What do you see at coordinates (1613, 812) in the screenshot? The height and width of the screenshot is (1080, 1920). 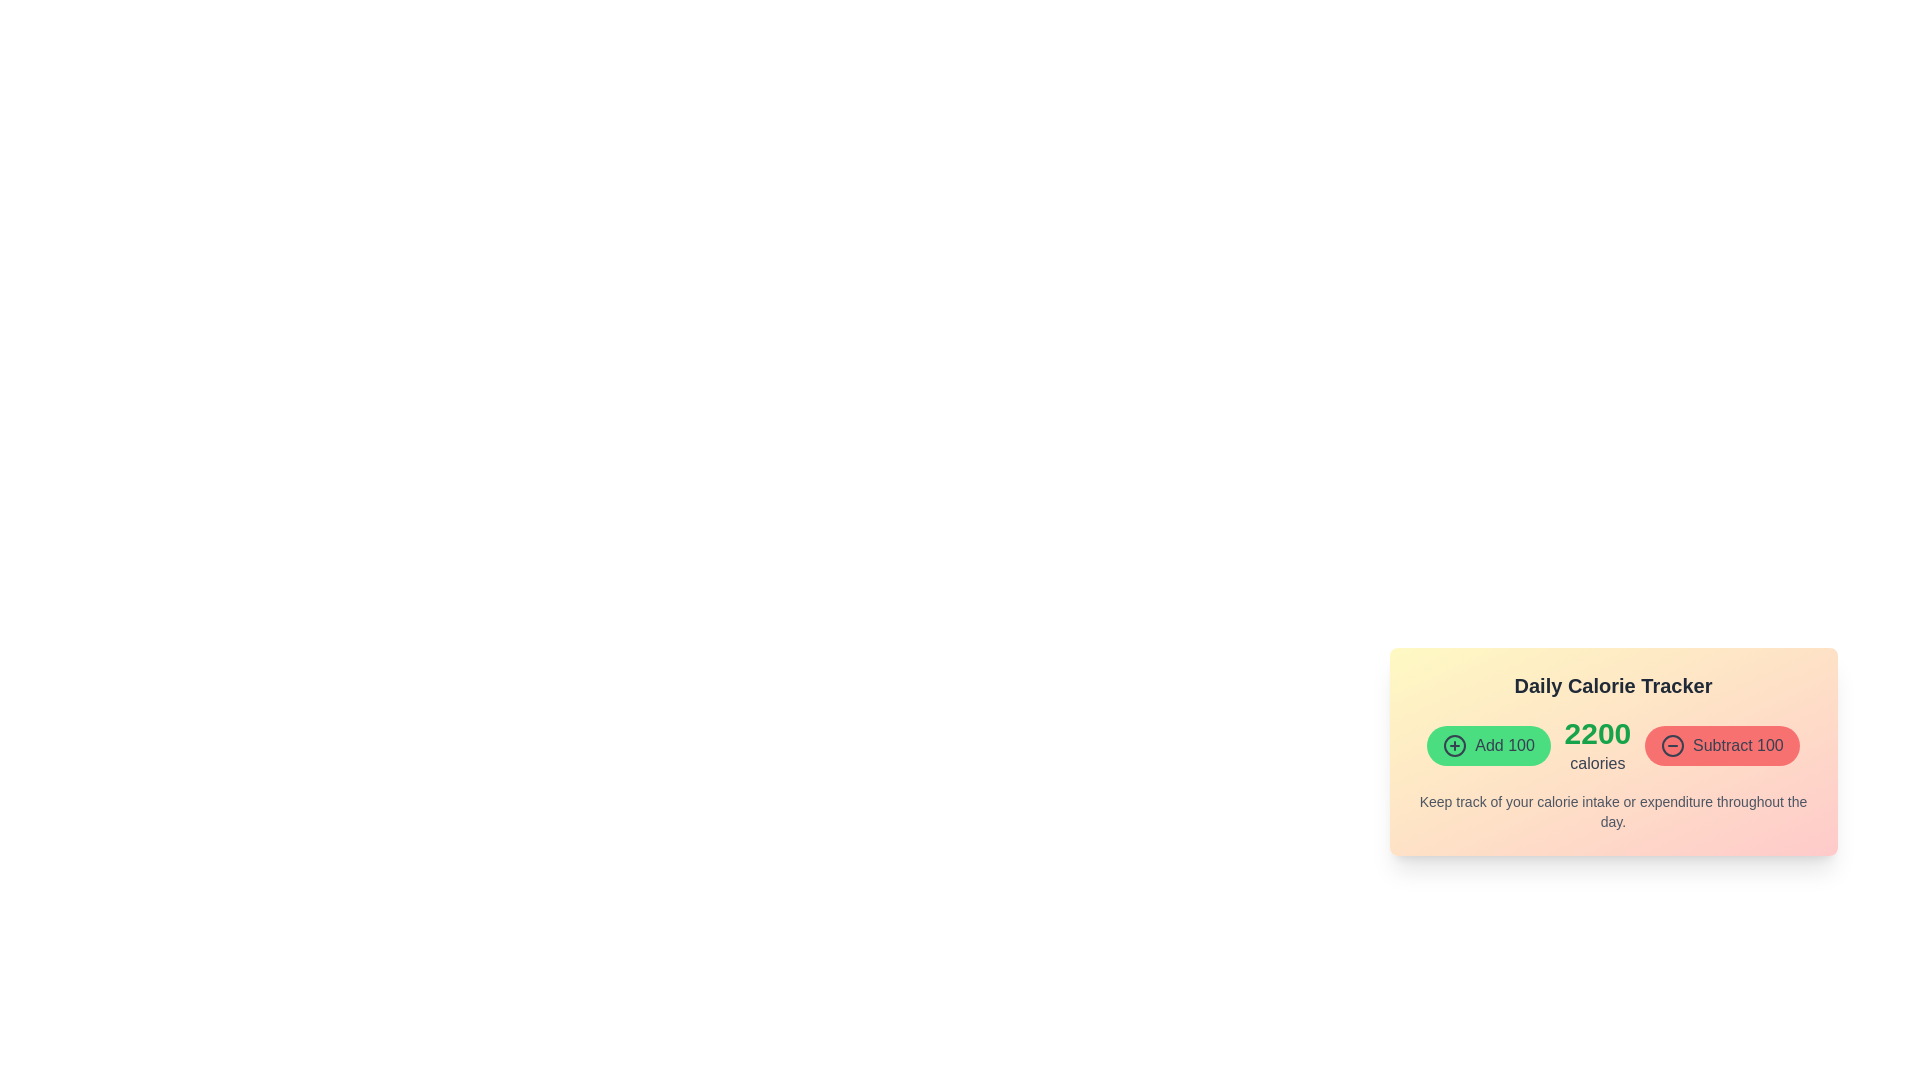 I see `the informational text element located at the bottom of the 'Daily Calorie Tracker' card, which provides guidance about the calorie tracking feature` at bounding box center [1613, 812].